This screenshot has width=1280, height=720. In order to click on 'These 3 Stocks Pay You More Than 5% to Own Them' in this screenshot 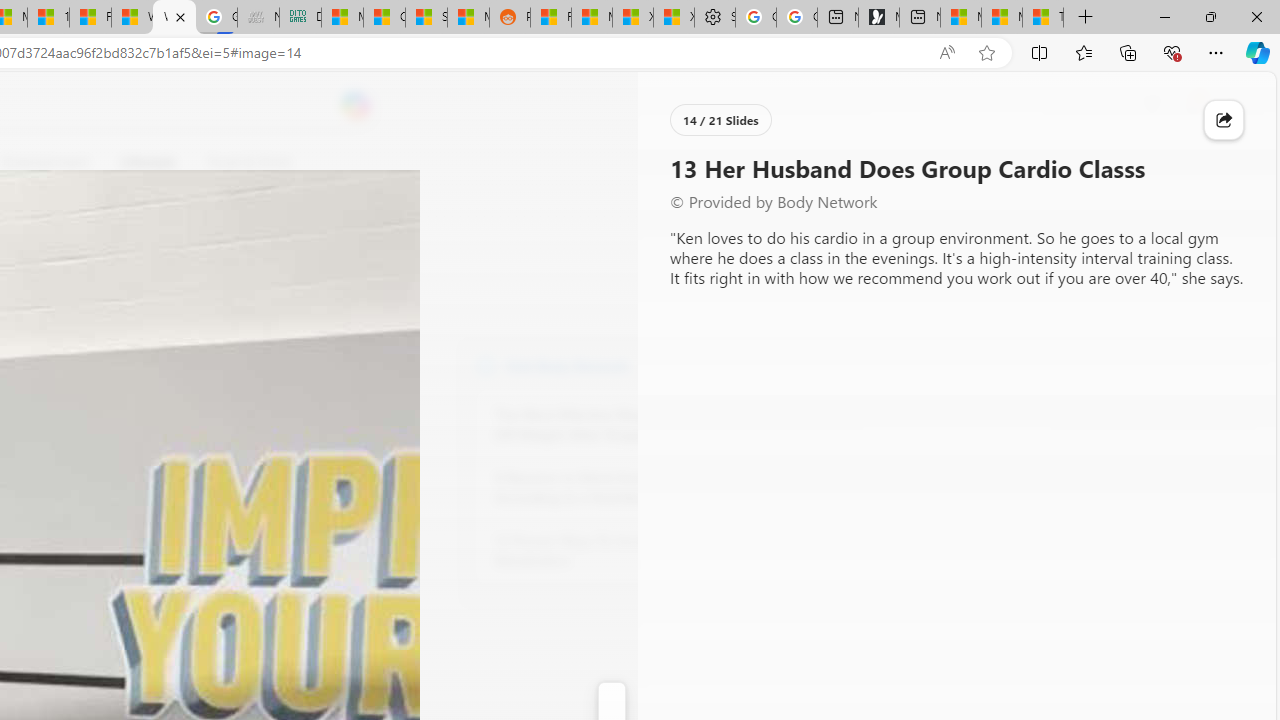, I will do `click(1042, 17)`.